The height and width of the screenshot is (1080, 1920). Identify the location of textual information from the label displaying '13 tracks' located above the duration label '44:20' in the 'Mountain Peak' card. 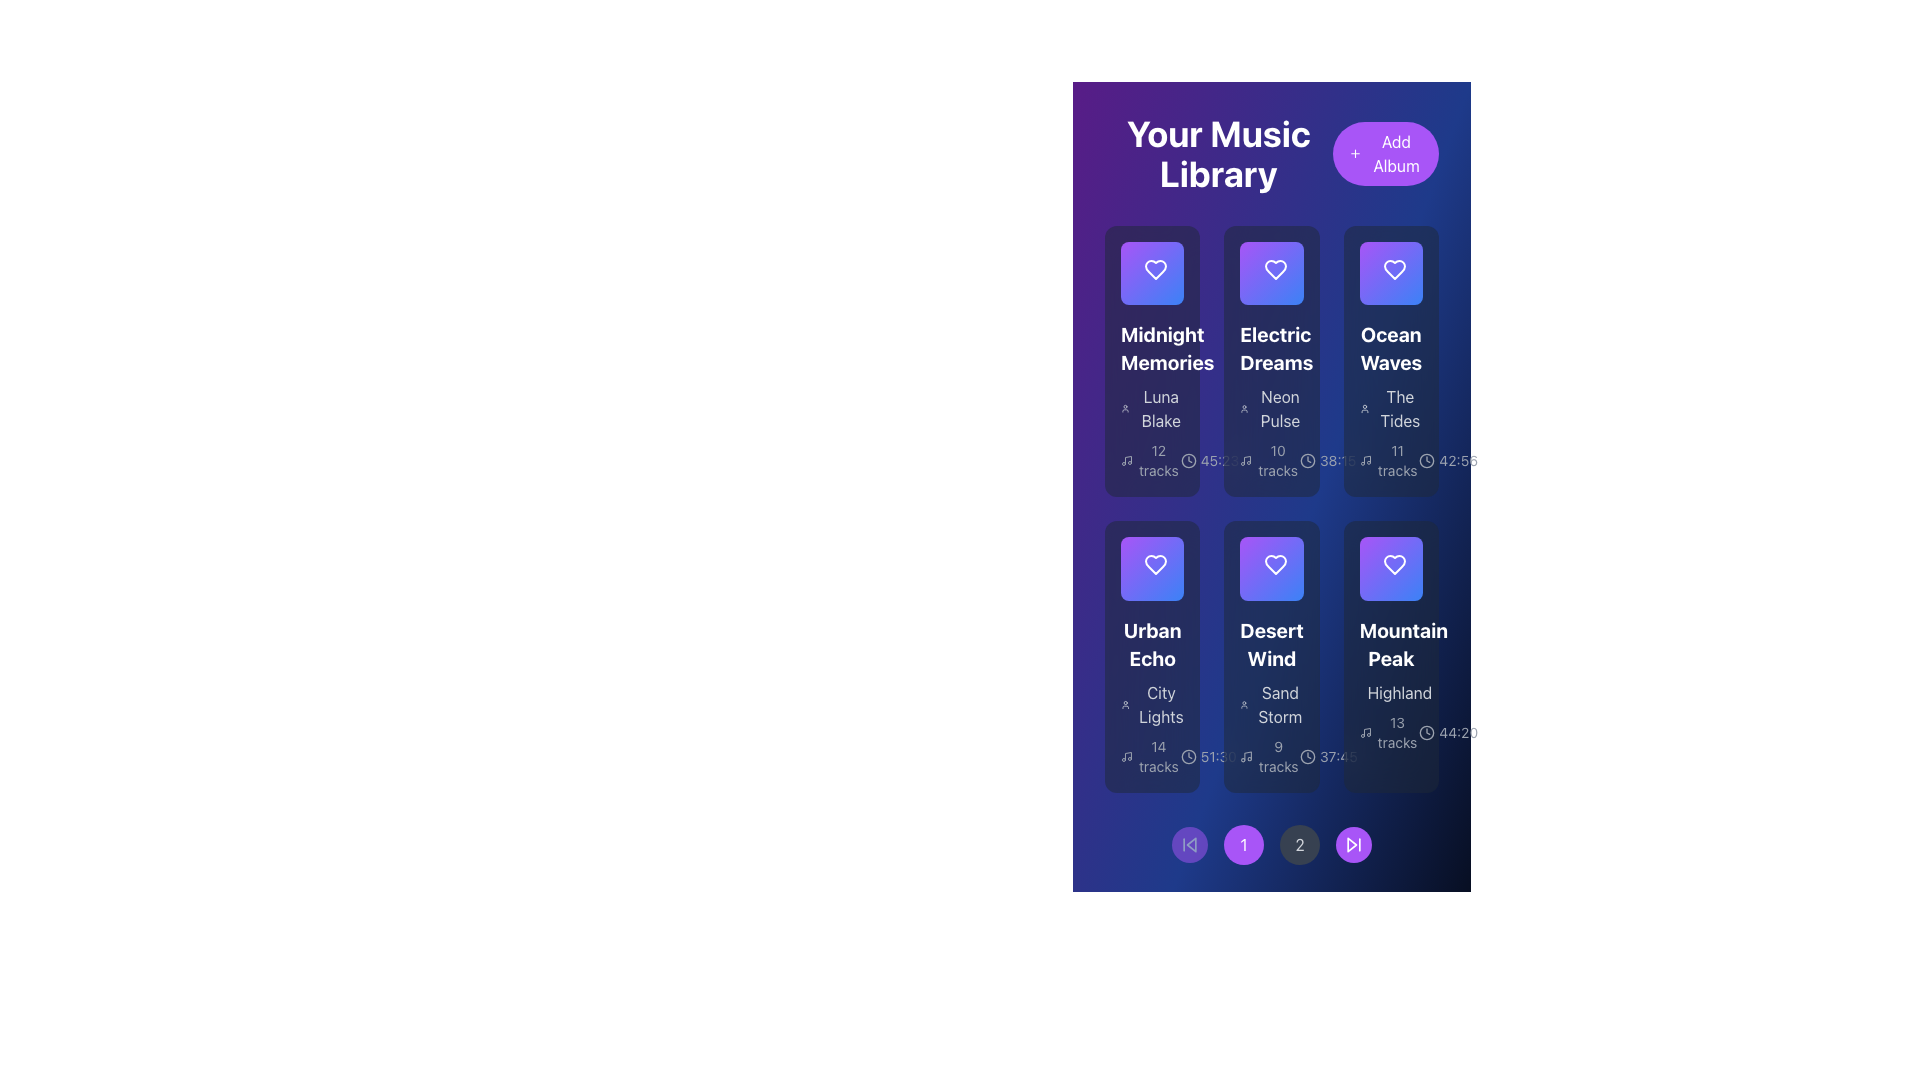
(1390, 732).